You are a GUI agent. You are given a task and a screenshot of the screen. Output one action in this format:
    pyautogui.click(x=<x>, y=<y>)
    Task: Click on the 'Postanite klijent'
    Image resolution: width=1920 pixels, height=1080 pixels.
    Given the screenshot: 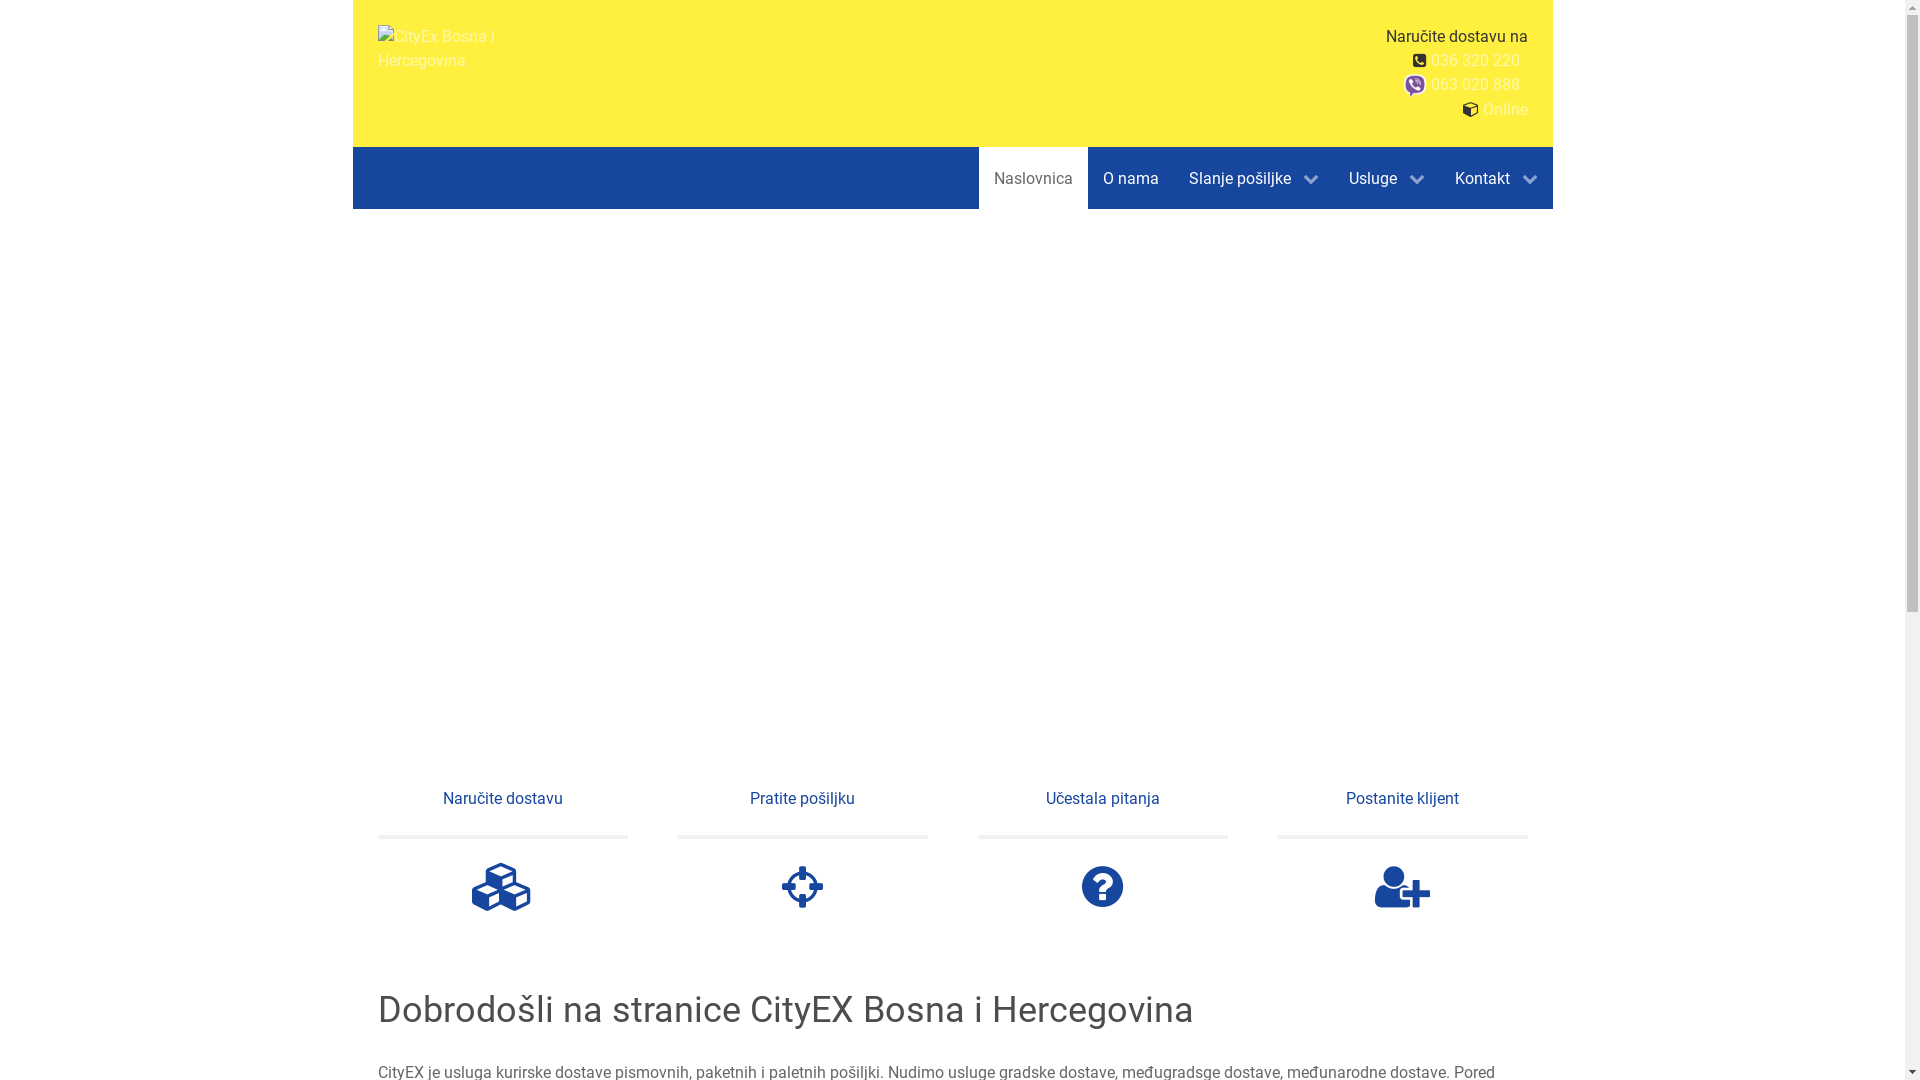 What is the action you would take?
    pyautogui.click(x=1401, y=848)
    